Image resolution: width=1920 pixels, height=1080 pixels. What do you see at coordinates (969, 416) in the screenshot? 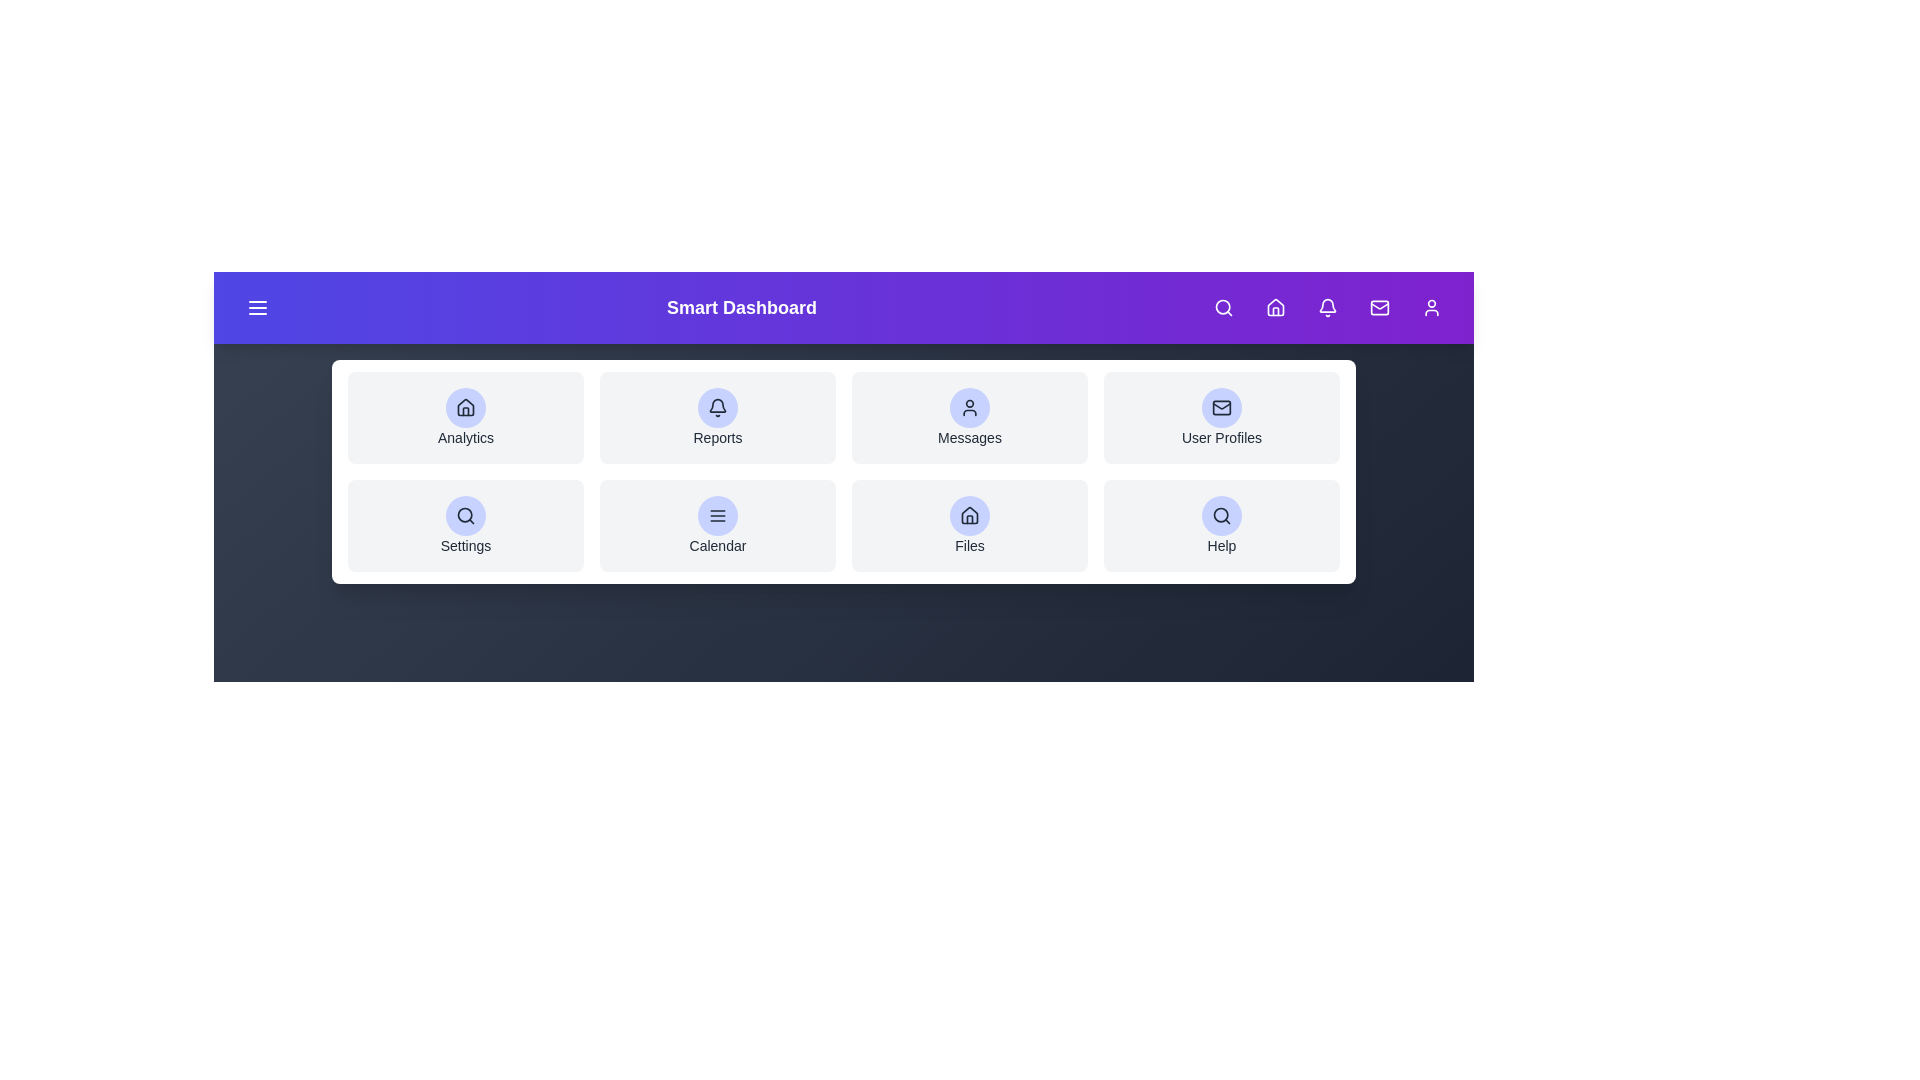
I see `the grid item labeled Messages` at bounding box center [969, 416].